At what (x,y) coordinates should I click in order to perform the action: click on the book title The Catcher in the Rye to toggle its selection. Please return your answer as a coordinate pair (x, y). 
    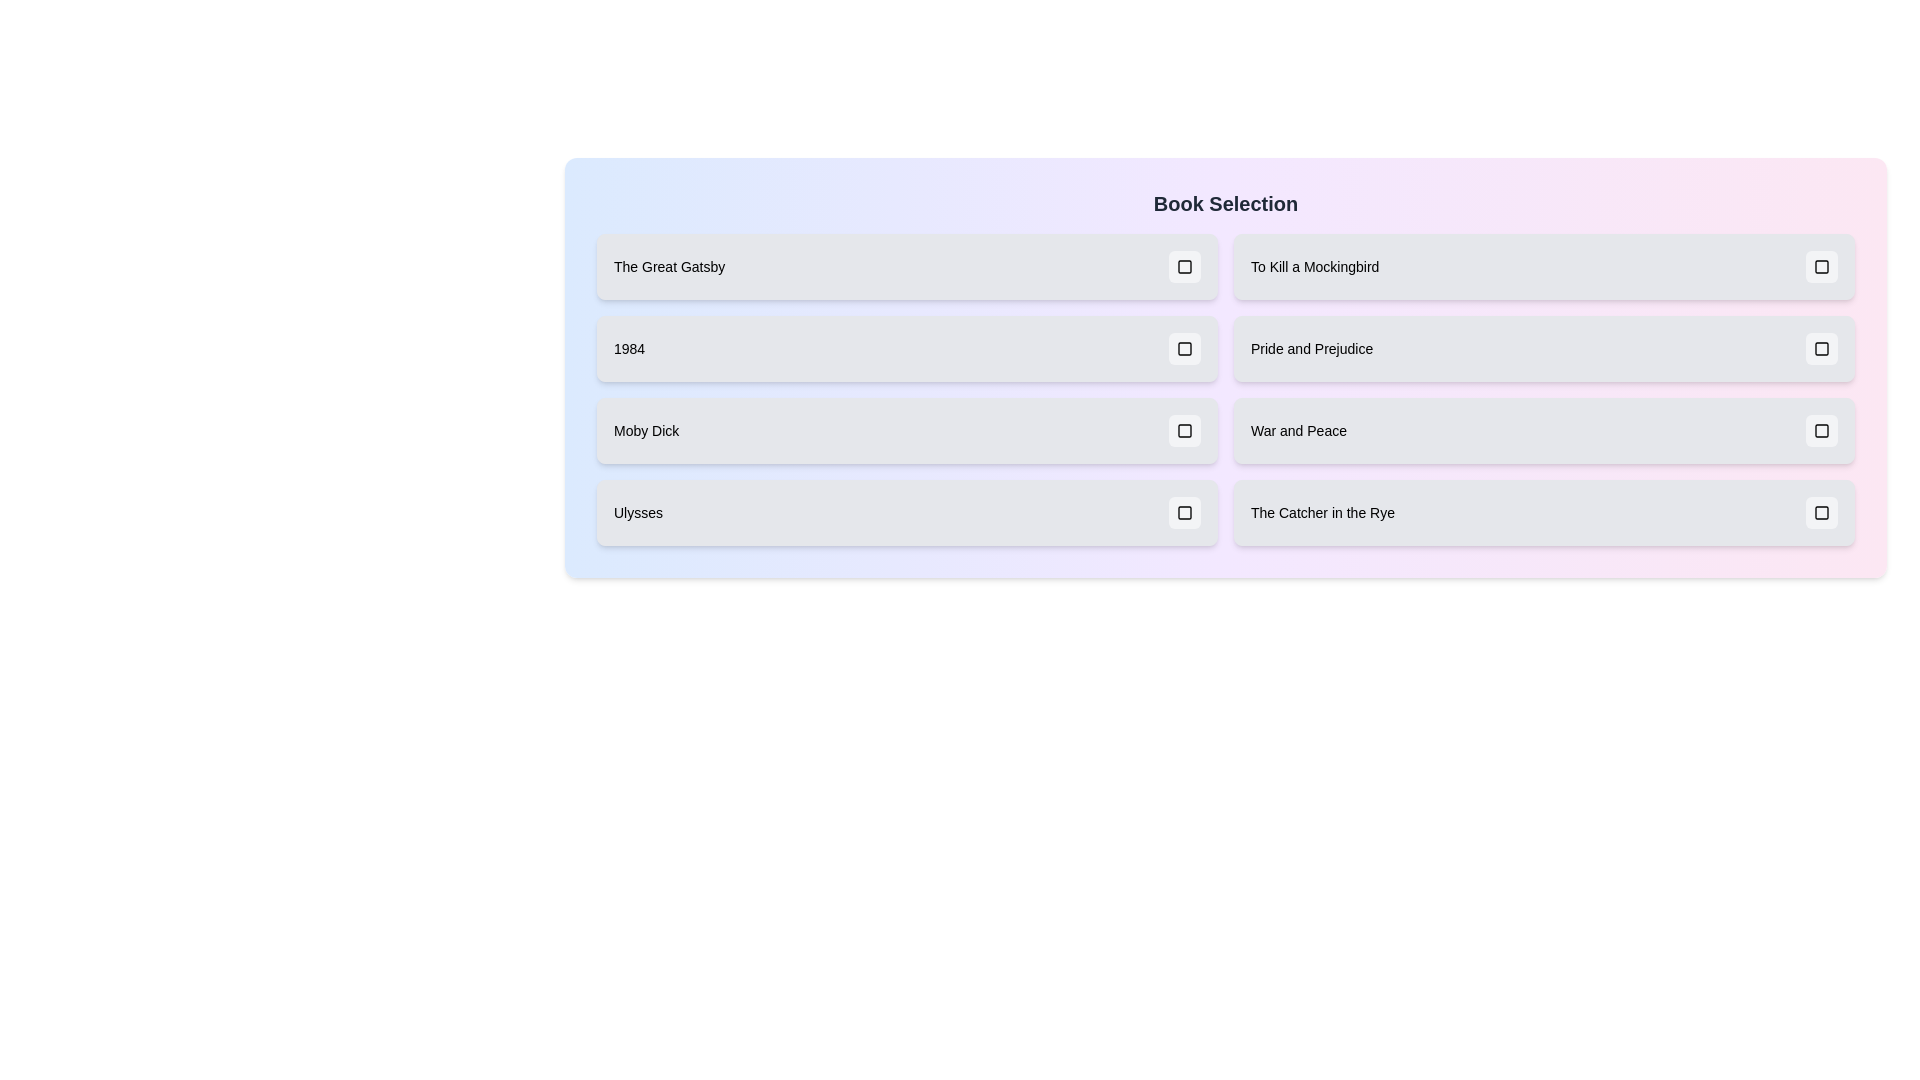
    Looking at the image, I should click on (1543, 512).